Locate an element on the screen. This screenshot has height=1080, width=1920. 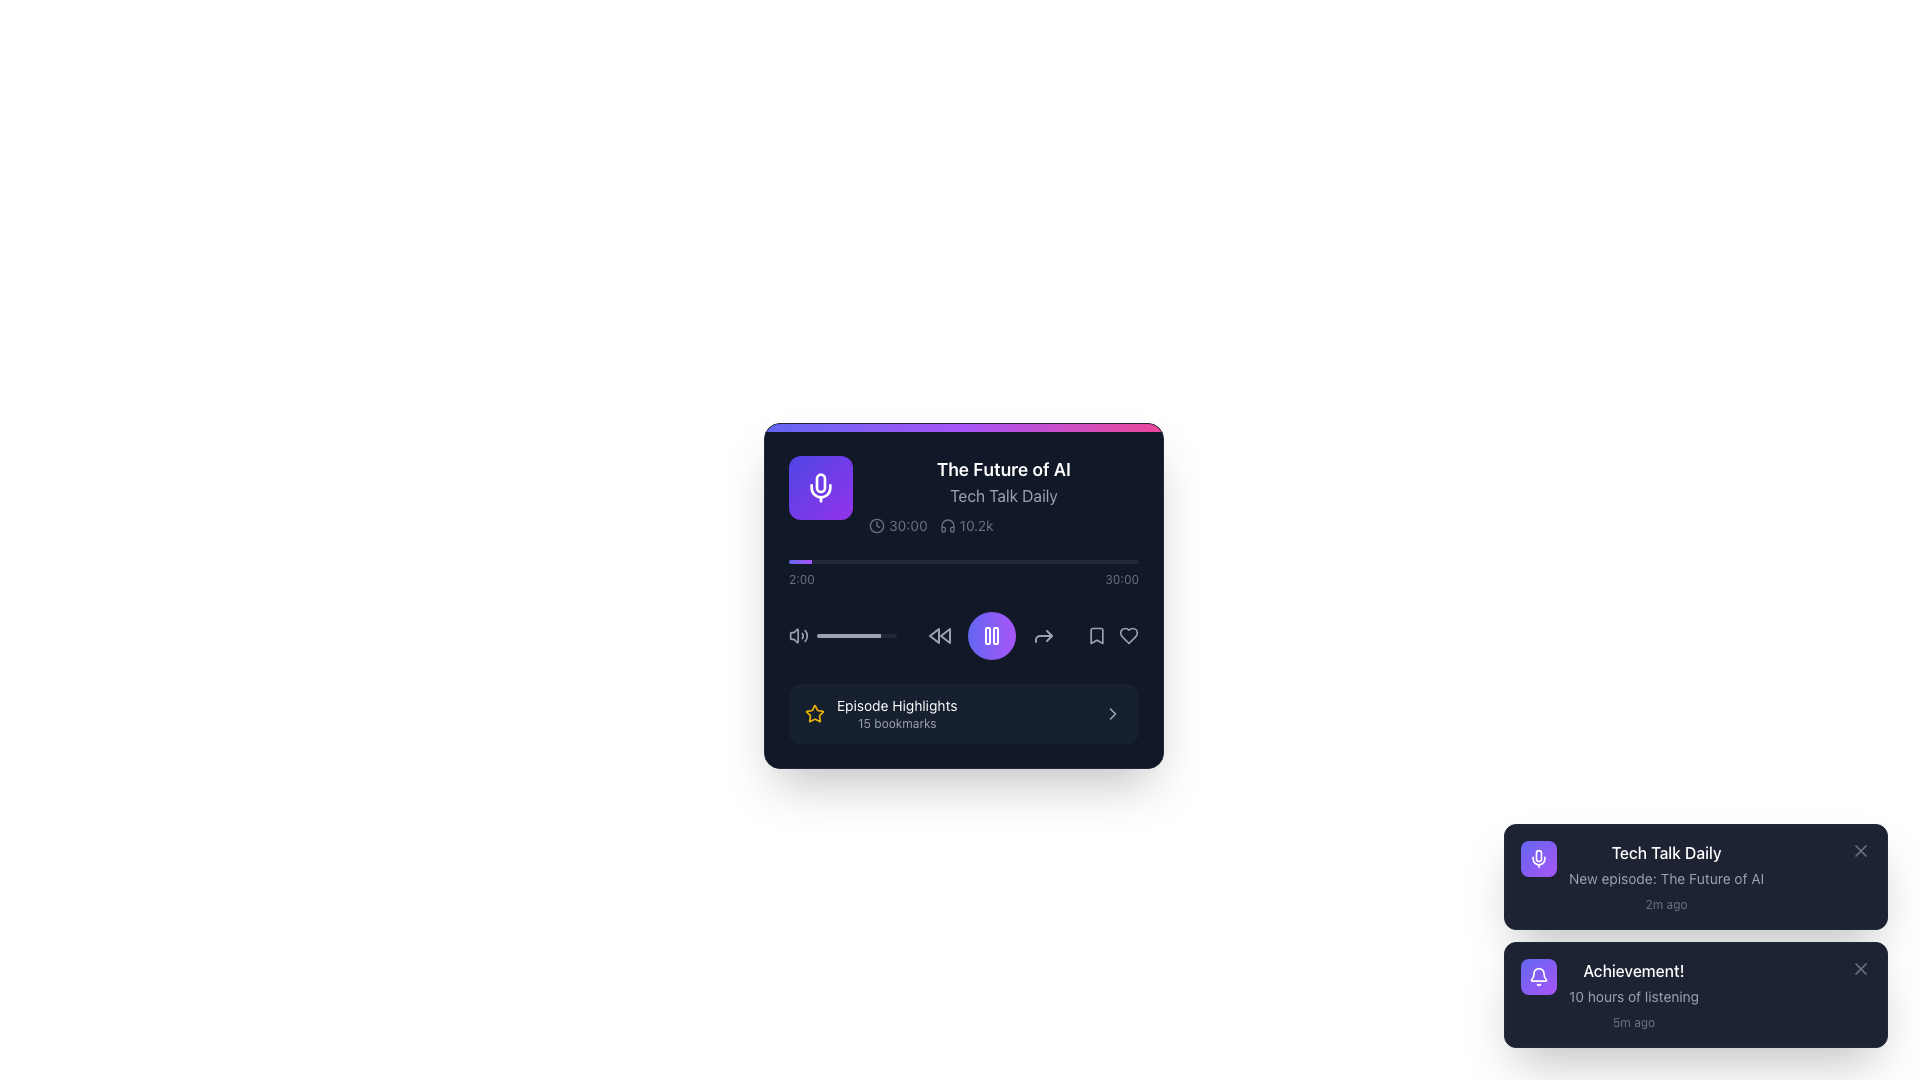
the icon group containing a bookmark and heart is located at coordinates (1112, 636).